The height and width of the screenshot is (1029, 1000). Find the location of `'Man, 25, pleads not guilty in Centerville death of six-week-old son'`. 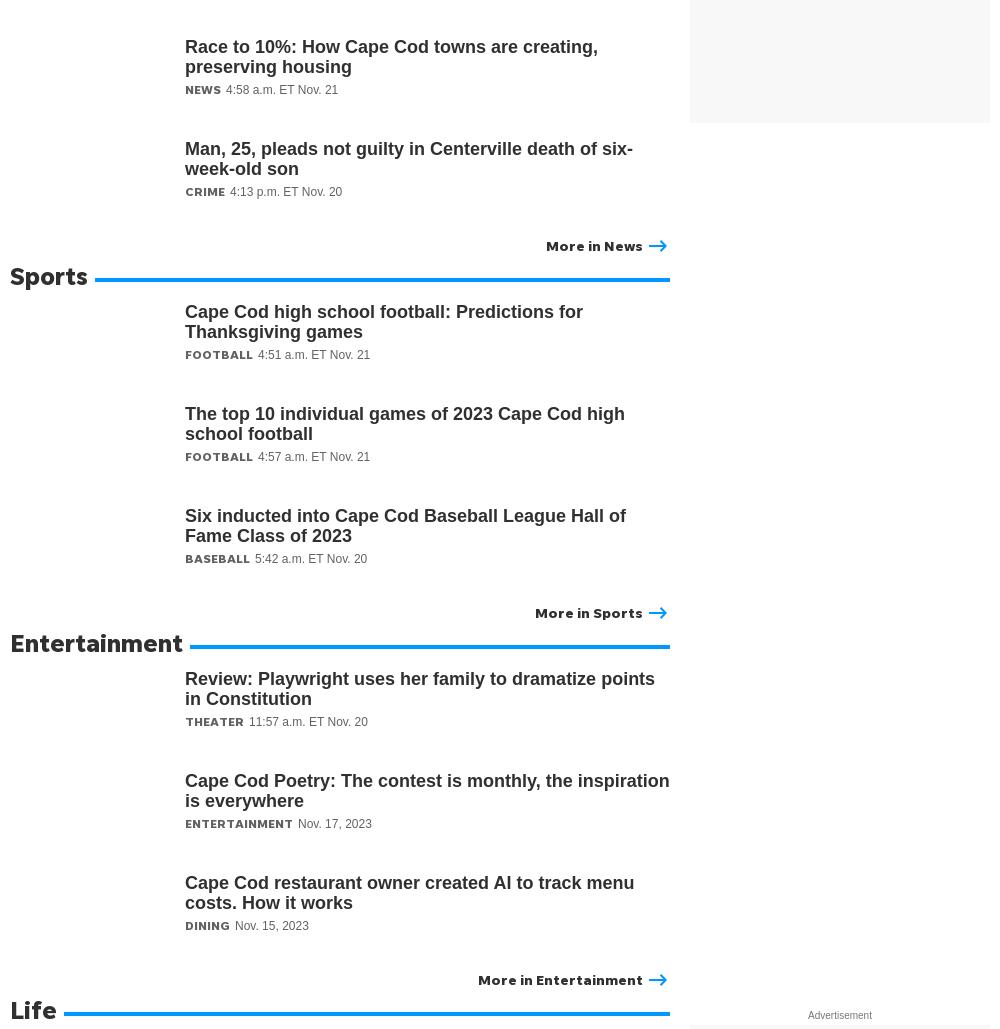

'Man, 25, pleads not guilty in Centerville death of six-week-old son' is located at coordinates (185, 158).